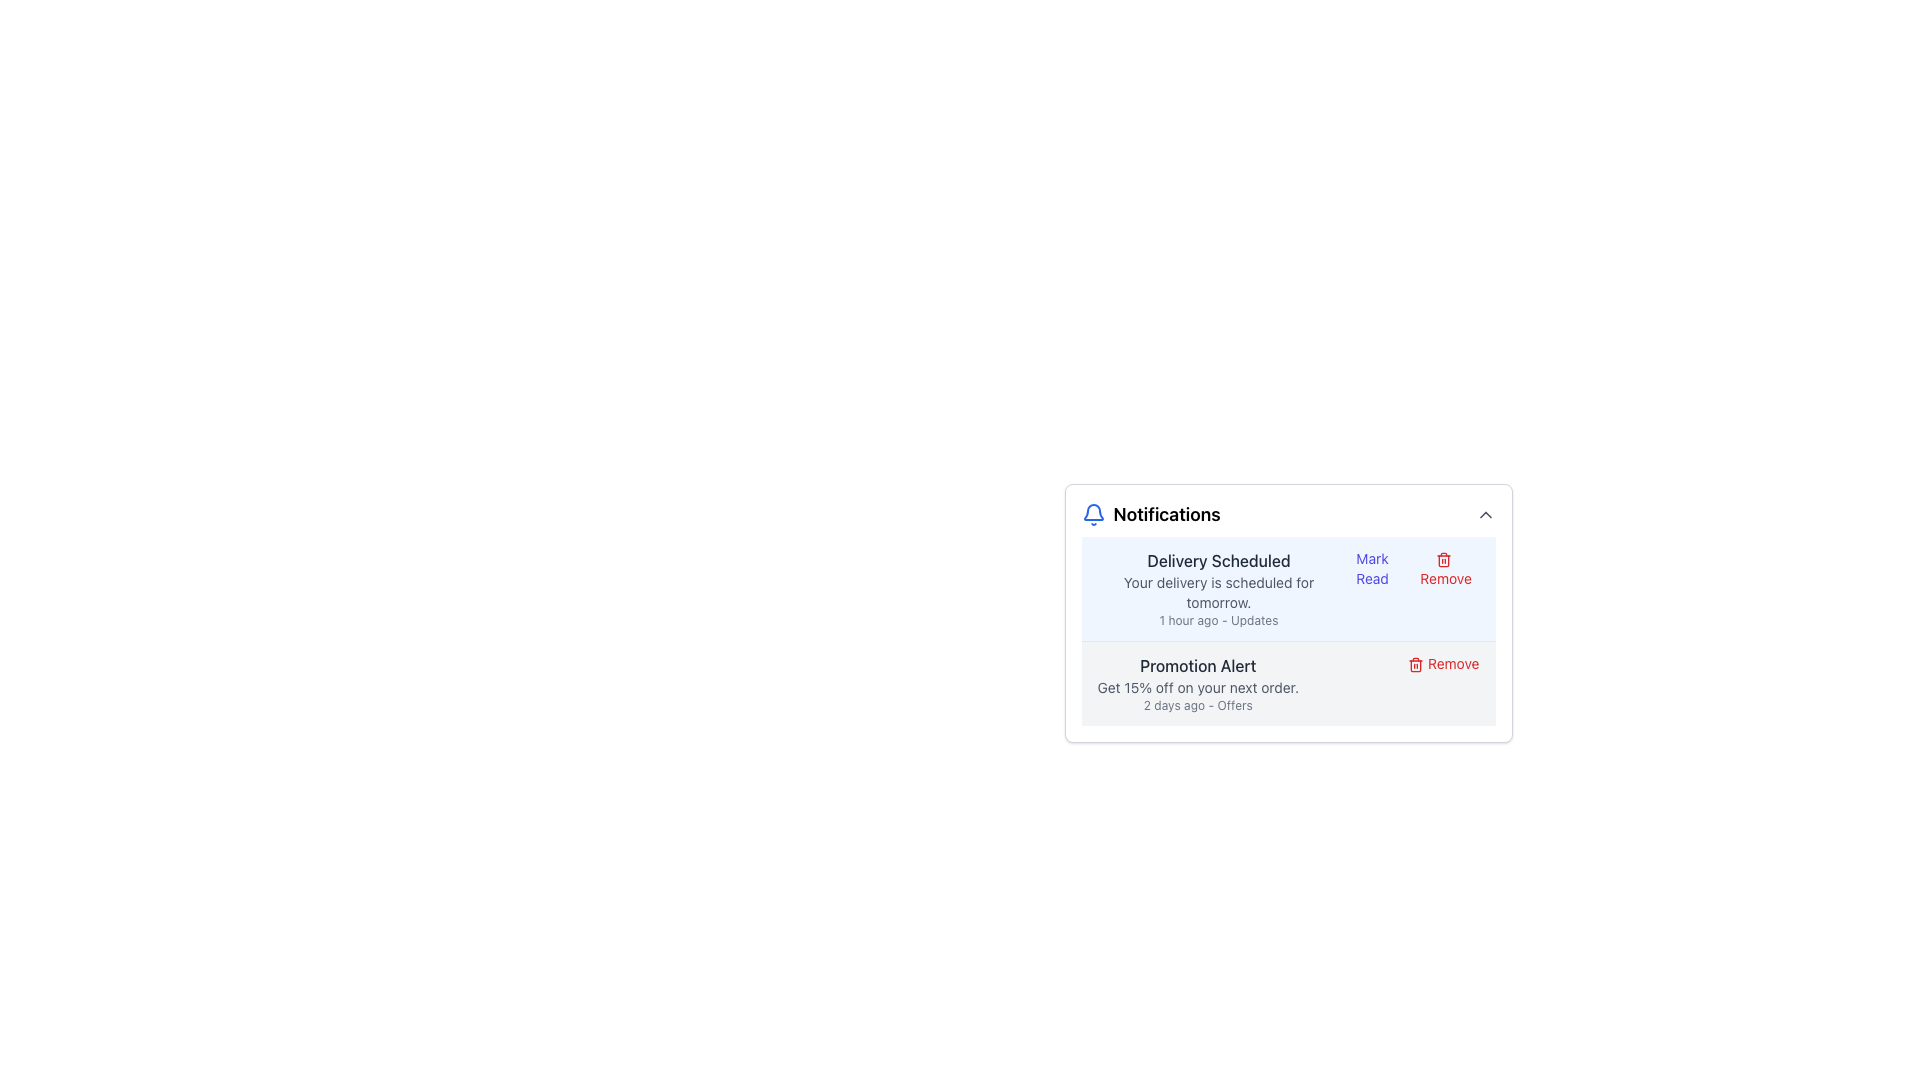  Describe the element at coordinates (1415, 665) in the screenshot. I see `the red trash icon located next to the 'Remove' text` at that location.